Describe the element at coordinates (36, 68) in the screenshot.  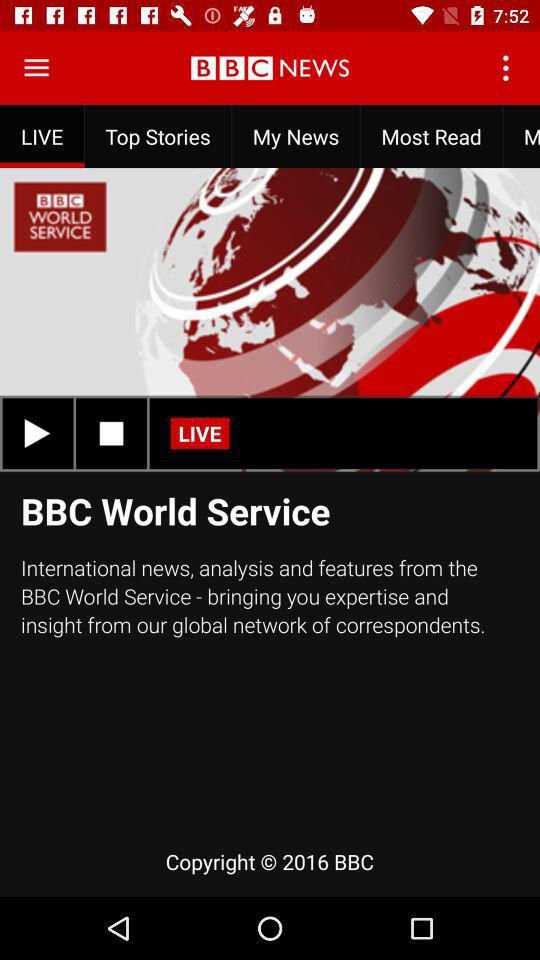
I see `short cut to home` at that location.